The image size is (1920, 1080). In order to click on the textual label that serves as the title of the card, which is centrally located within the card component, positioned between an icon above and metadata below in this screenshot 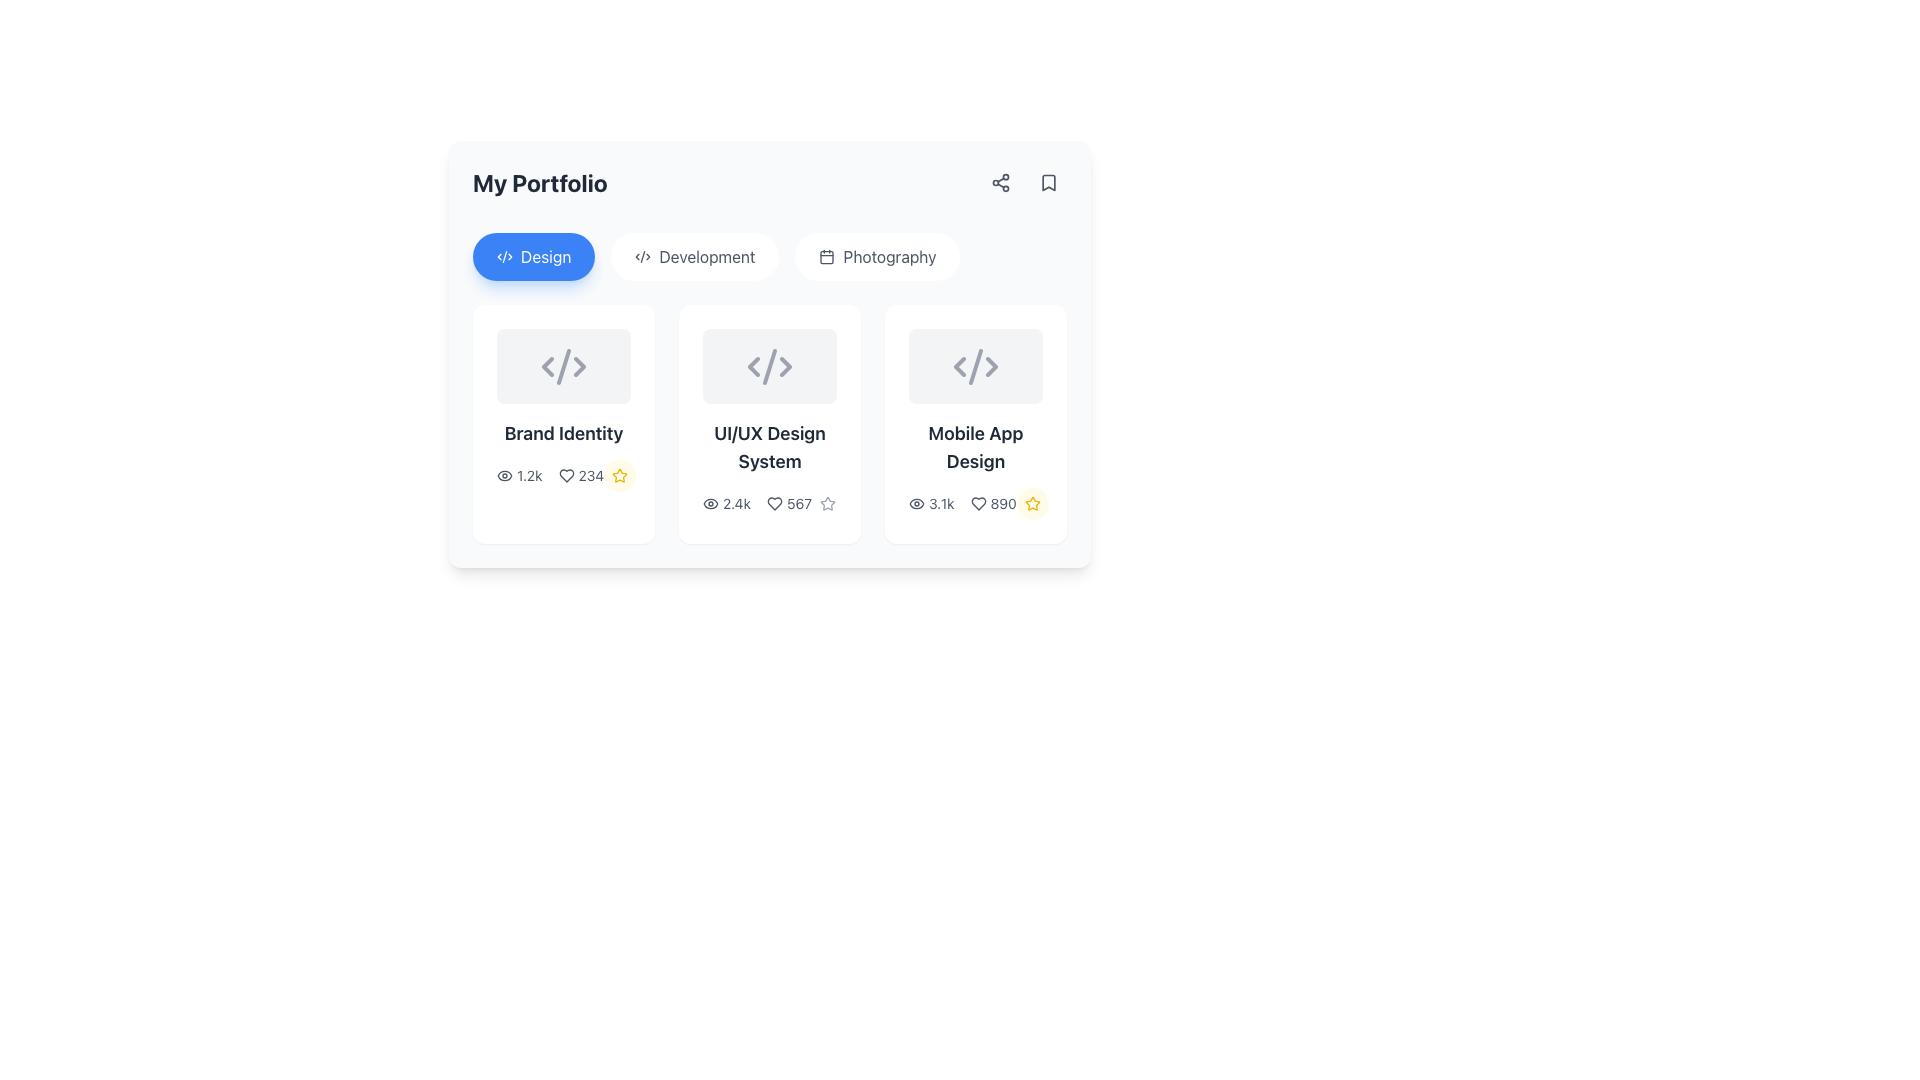, I will do `click(563, 433)`.